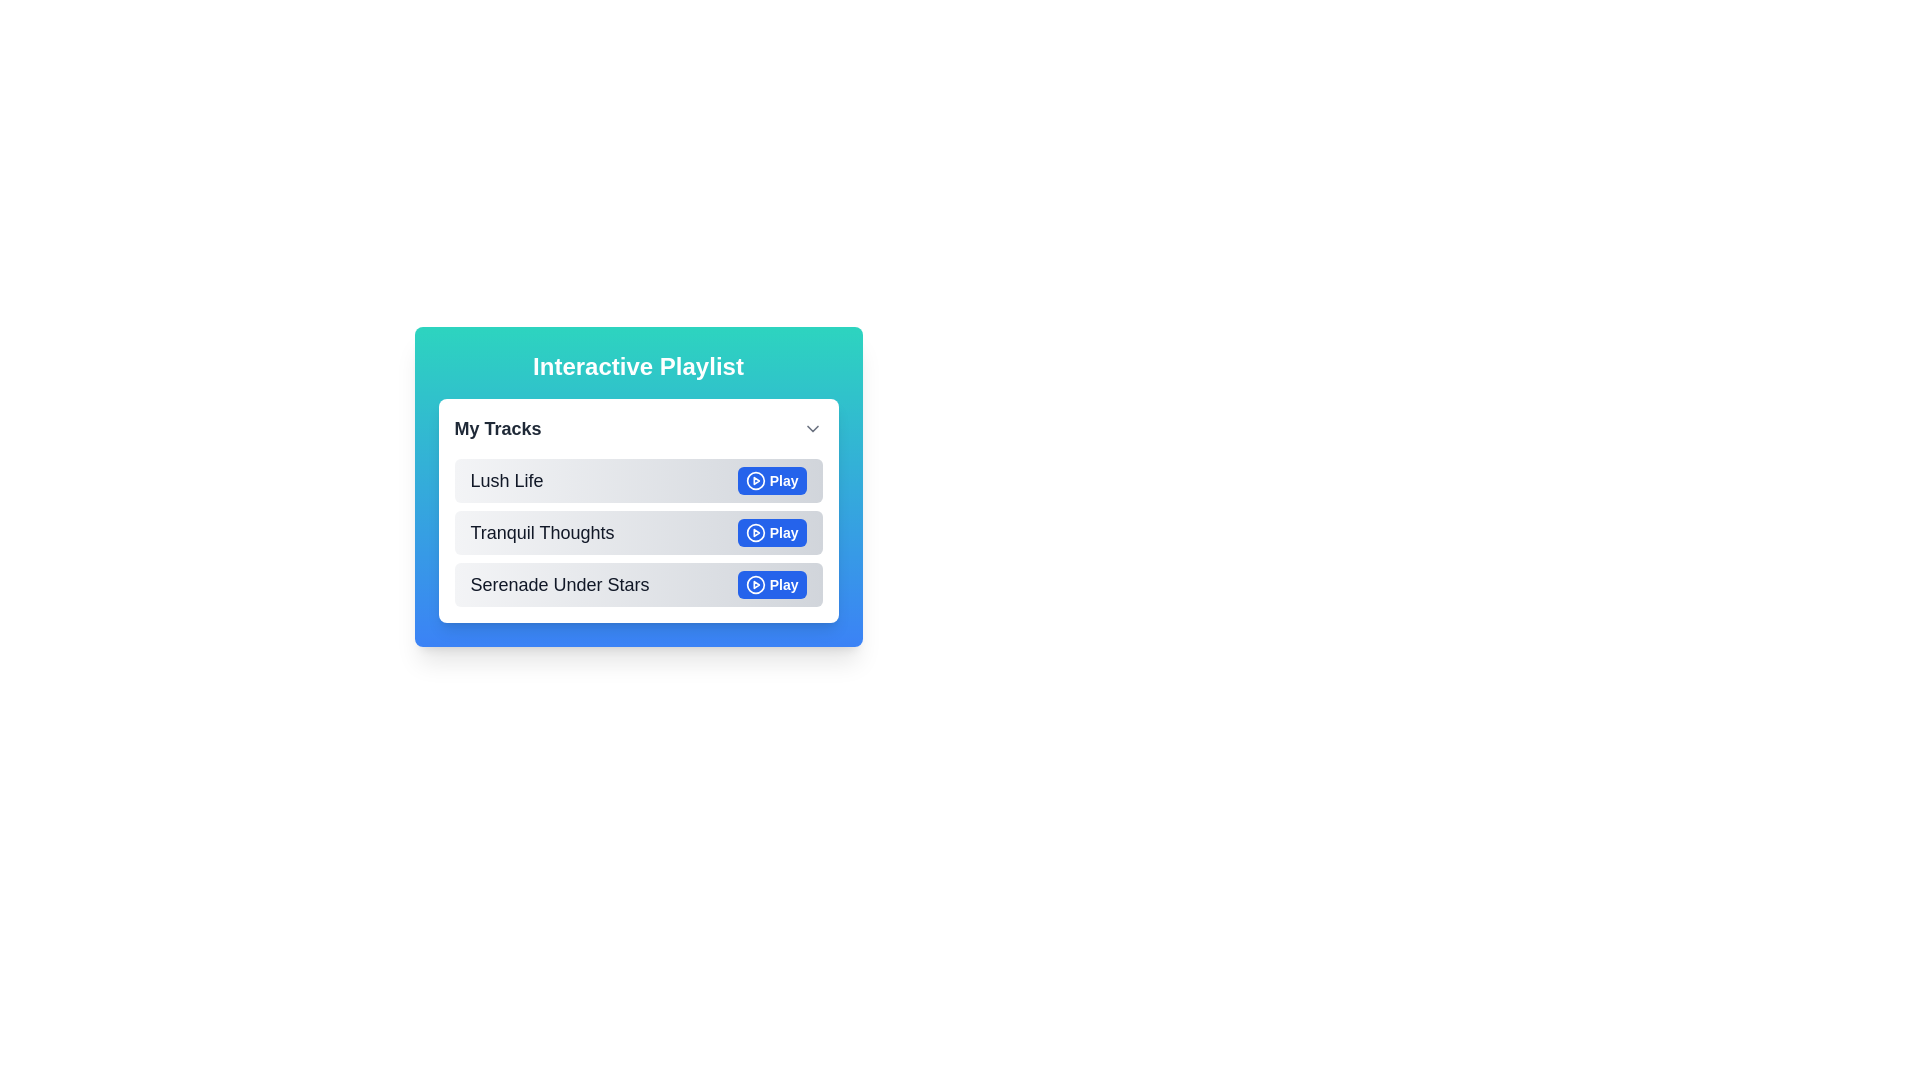 The width and height of the screenshot is (1920, 1080). Describe the element at coordinates (754, 585) in the screenshot. I see `the appearance of the play icon, which is a circular SVG with a triangular play symbol inside, located within the 'Play' button next to the track title 'Serenade Under Stars'` at that location.